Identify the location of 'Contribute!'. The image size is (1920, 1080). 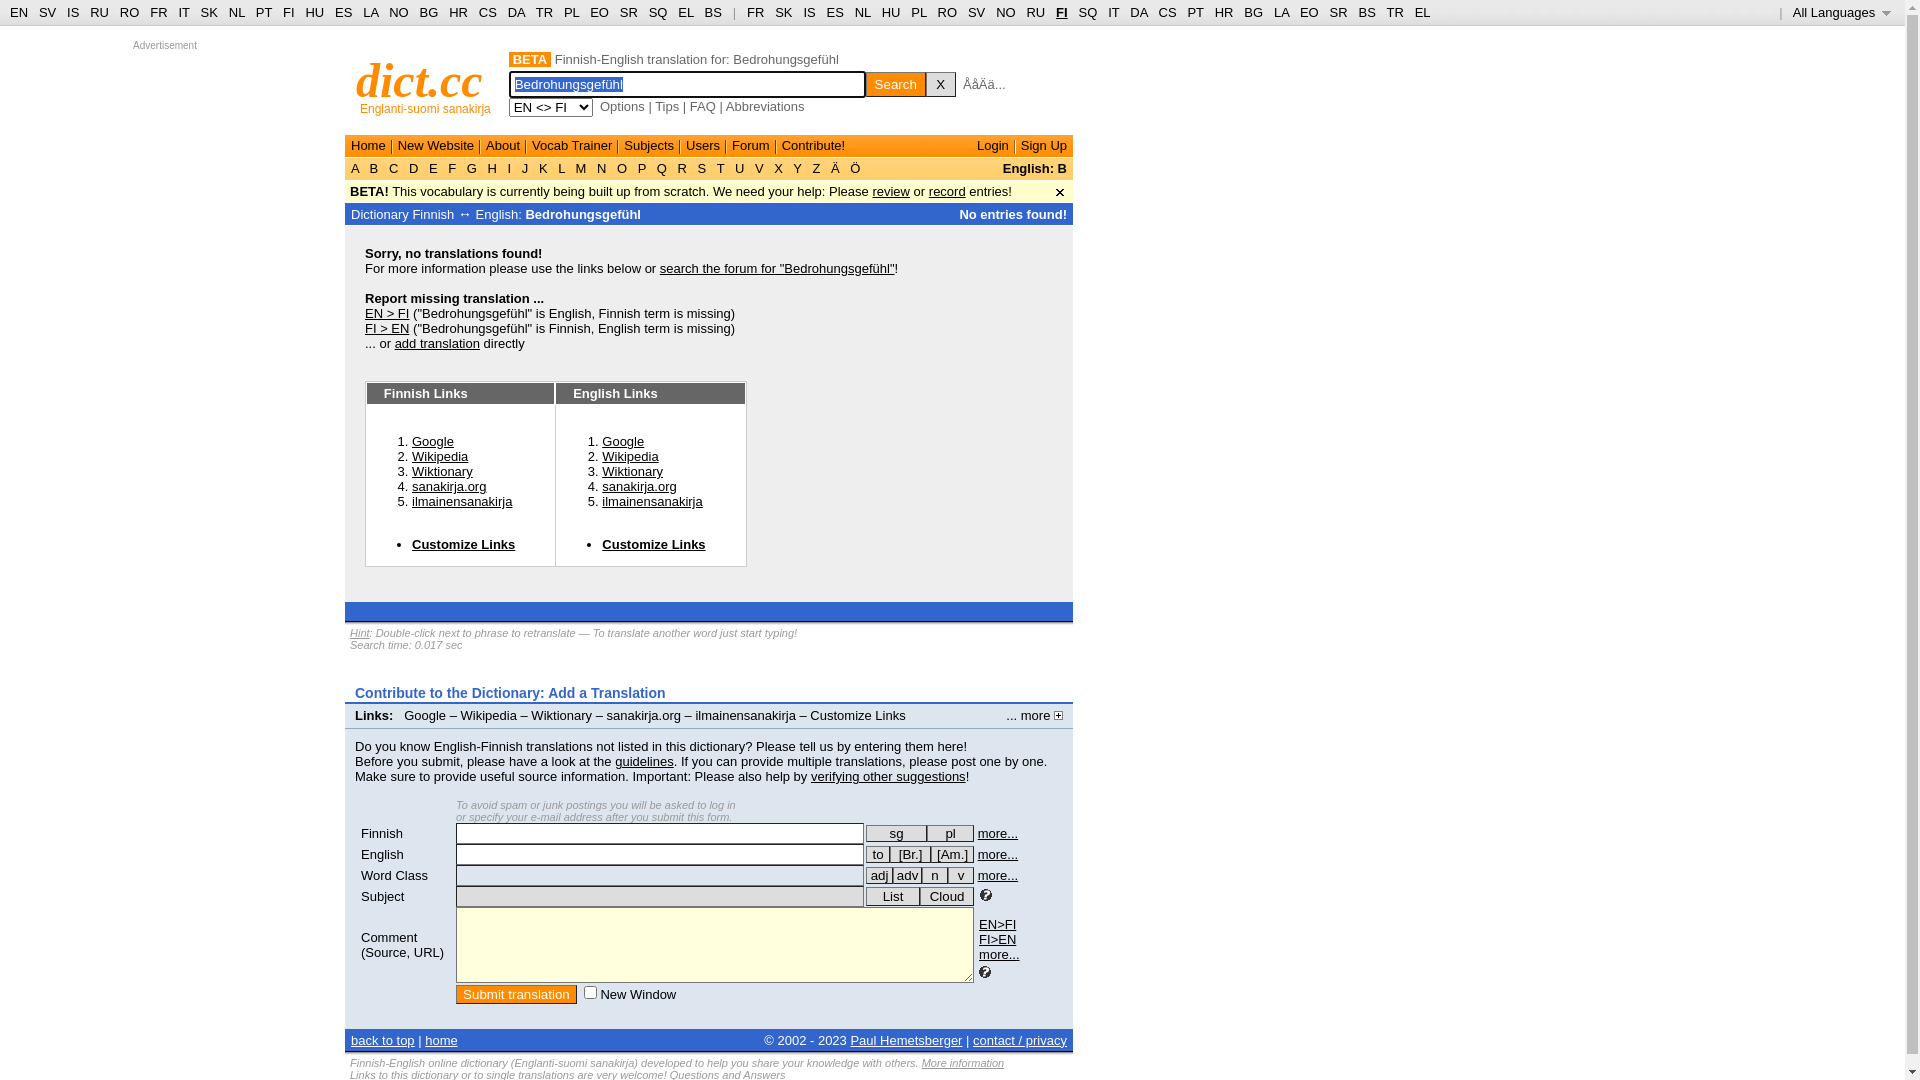
(814, 144).